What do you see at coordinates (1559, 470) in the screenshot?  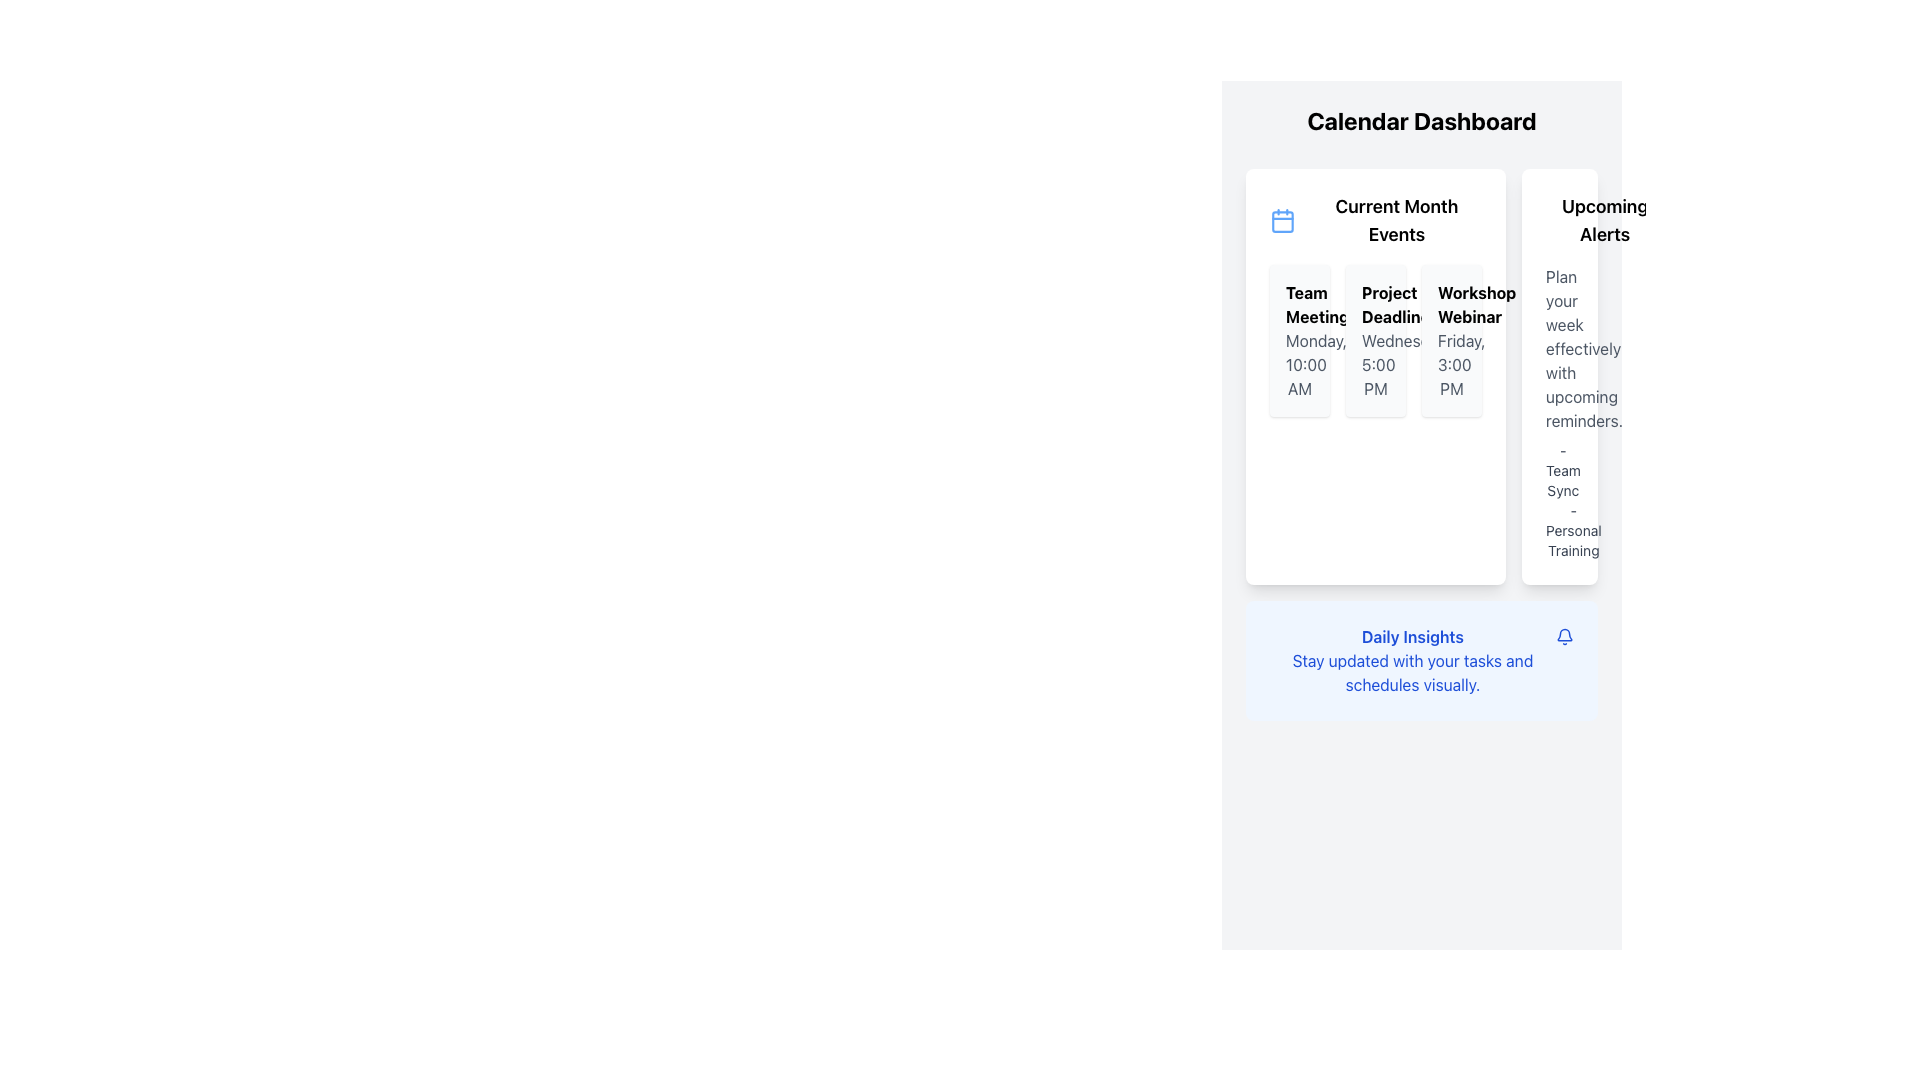 I see `contents of the text label displaying '- Team Sync', which is styled in a small font and muted gray color, located in the 'Upcoming Alerts' section` at bounding box center [1559, 470].